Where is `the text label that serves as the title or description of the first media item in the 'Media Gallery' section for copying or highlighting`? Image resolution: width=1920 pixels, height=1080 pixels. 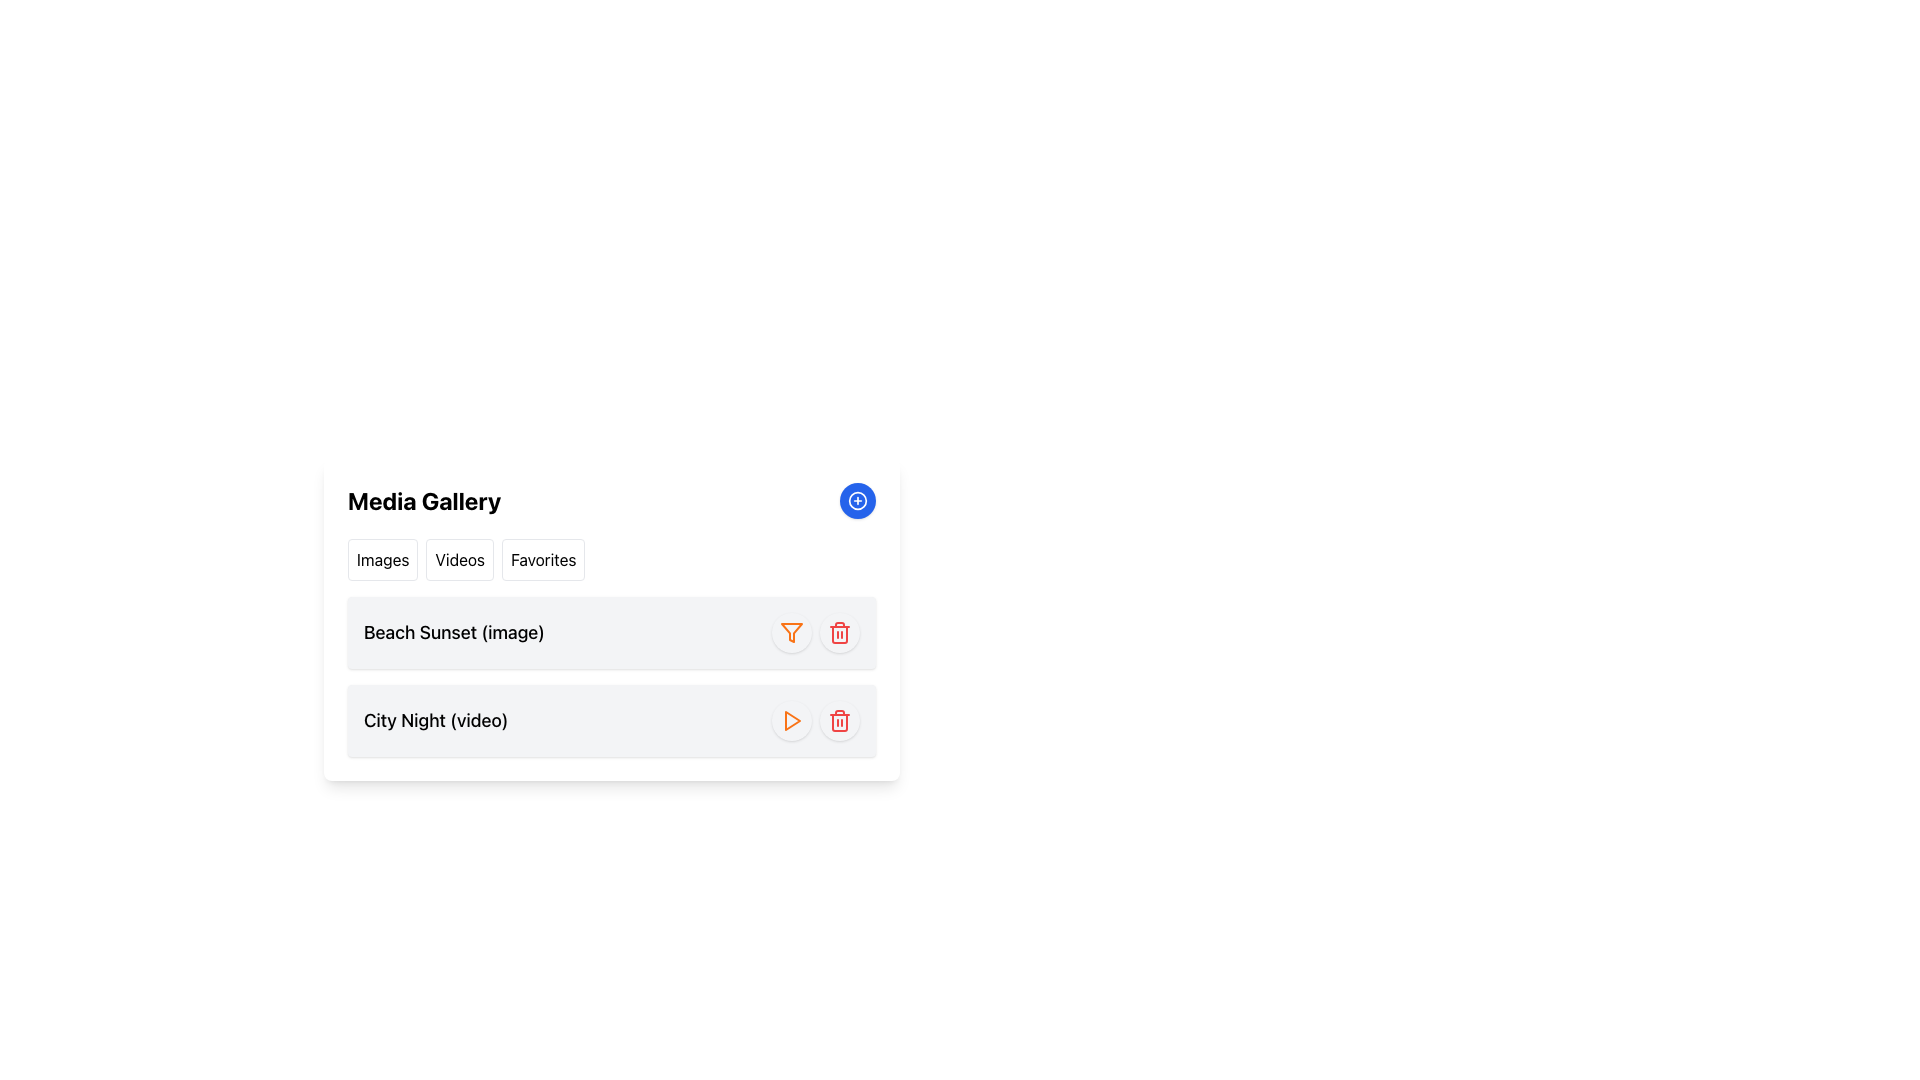
the text label that serves as the title or description of the first media item in the 'Media Gallery' section for copying or highlighting is located at coordinates (453, 632).